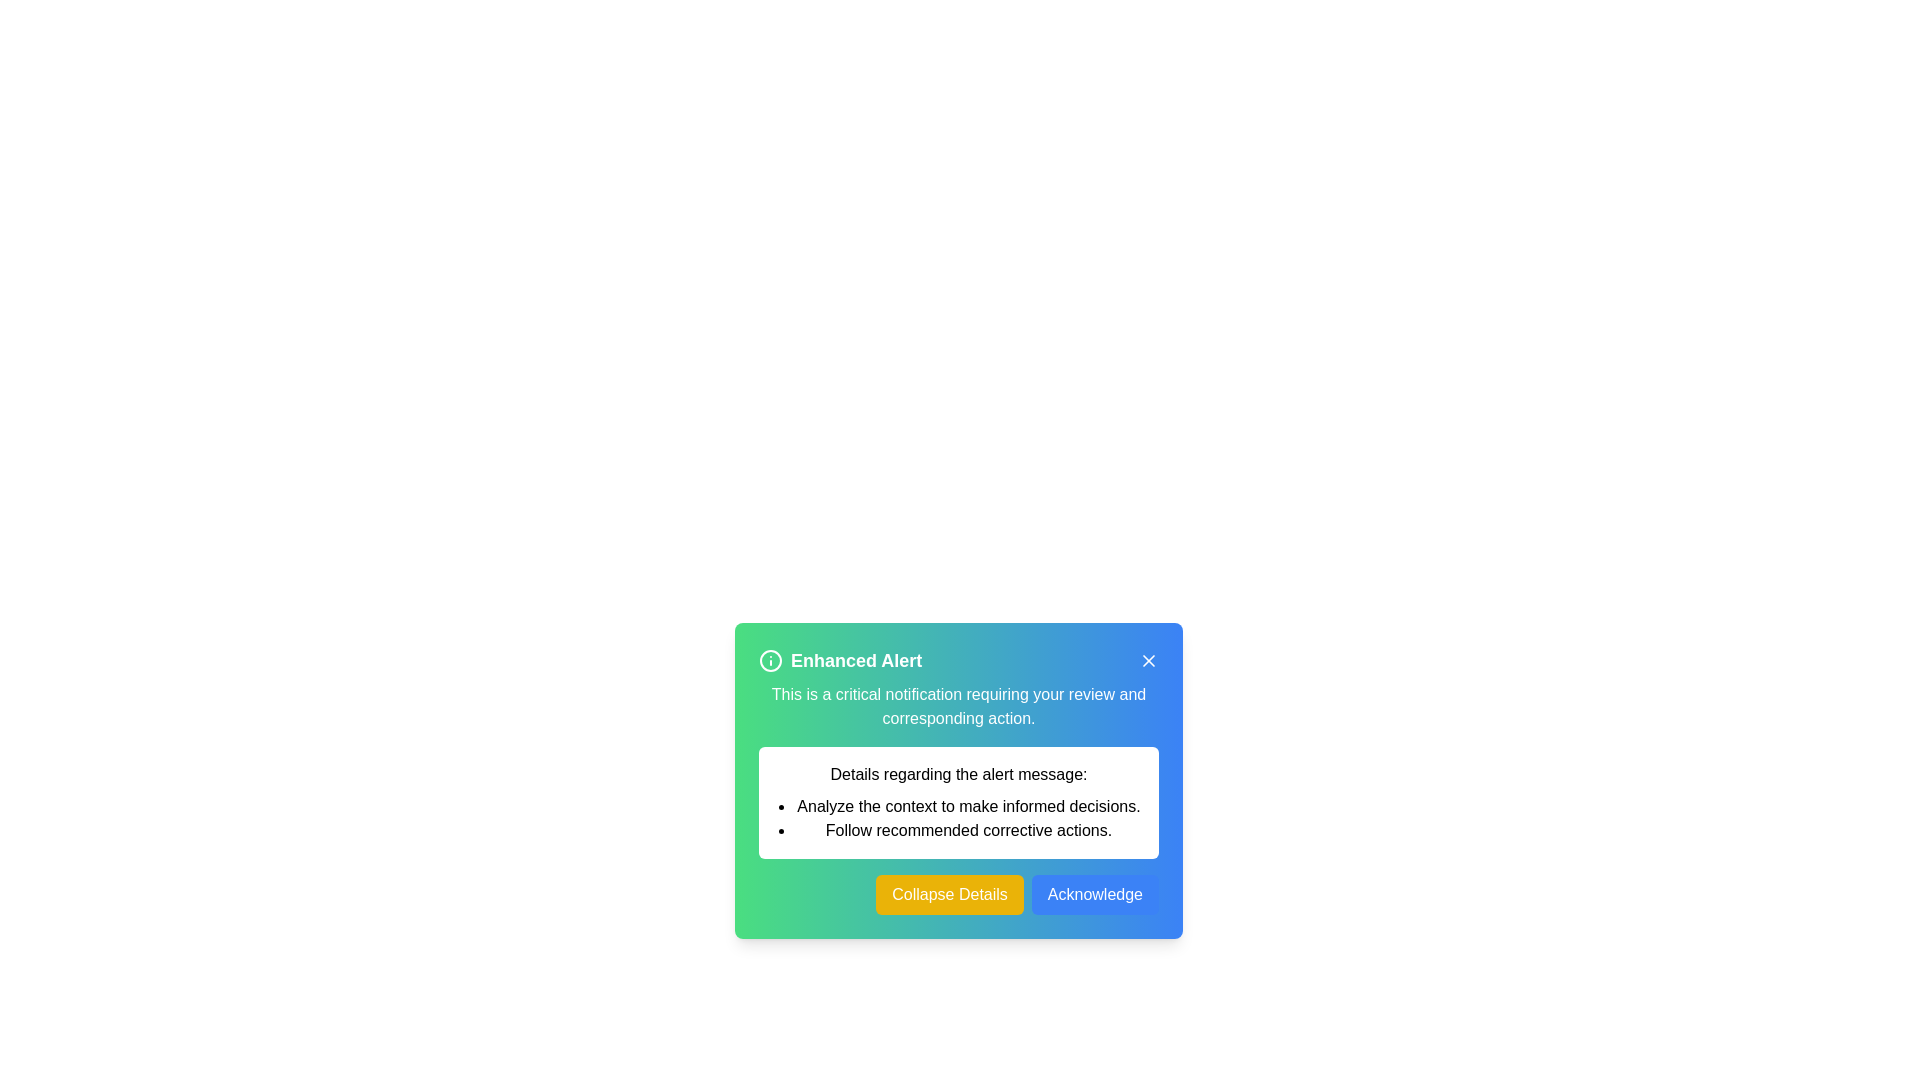 The height and width of the screenshot is (1080, 1920). Describe the element at coordinates (958, 893) in the screenshot. I see `the yellow rectangular button labeled 'Collapse Details'` at that location.